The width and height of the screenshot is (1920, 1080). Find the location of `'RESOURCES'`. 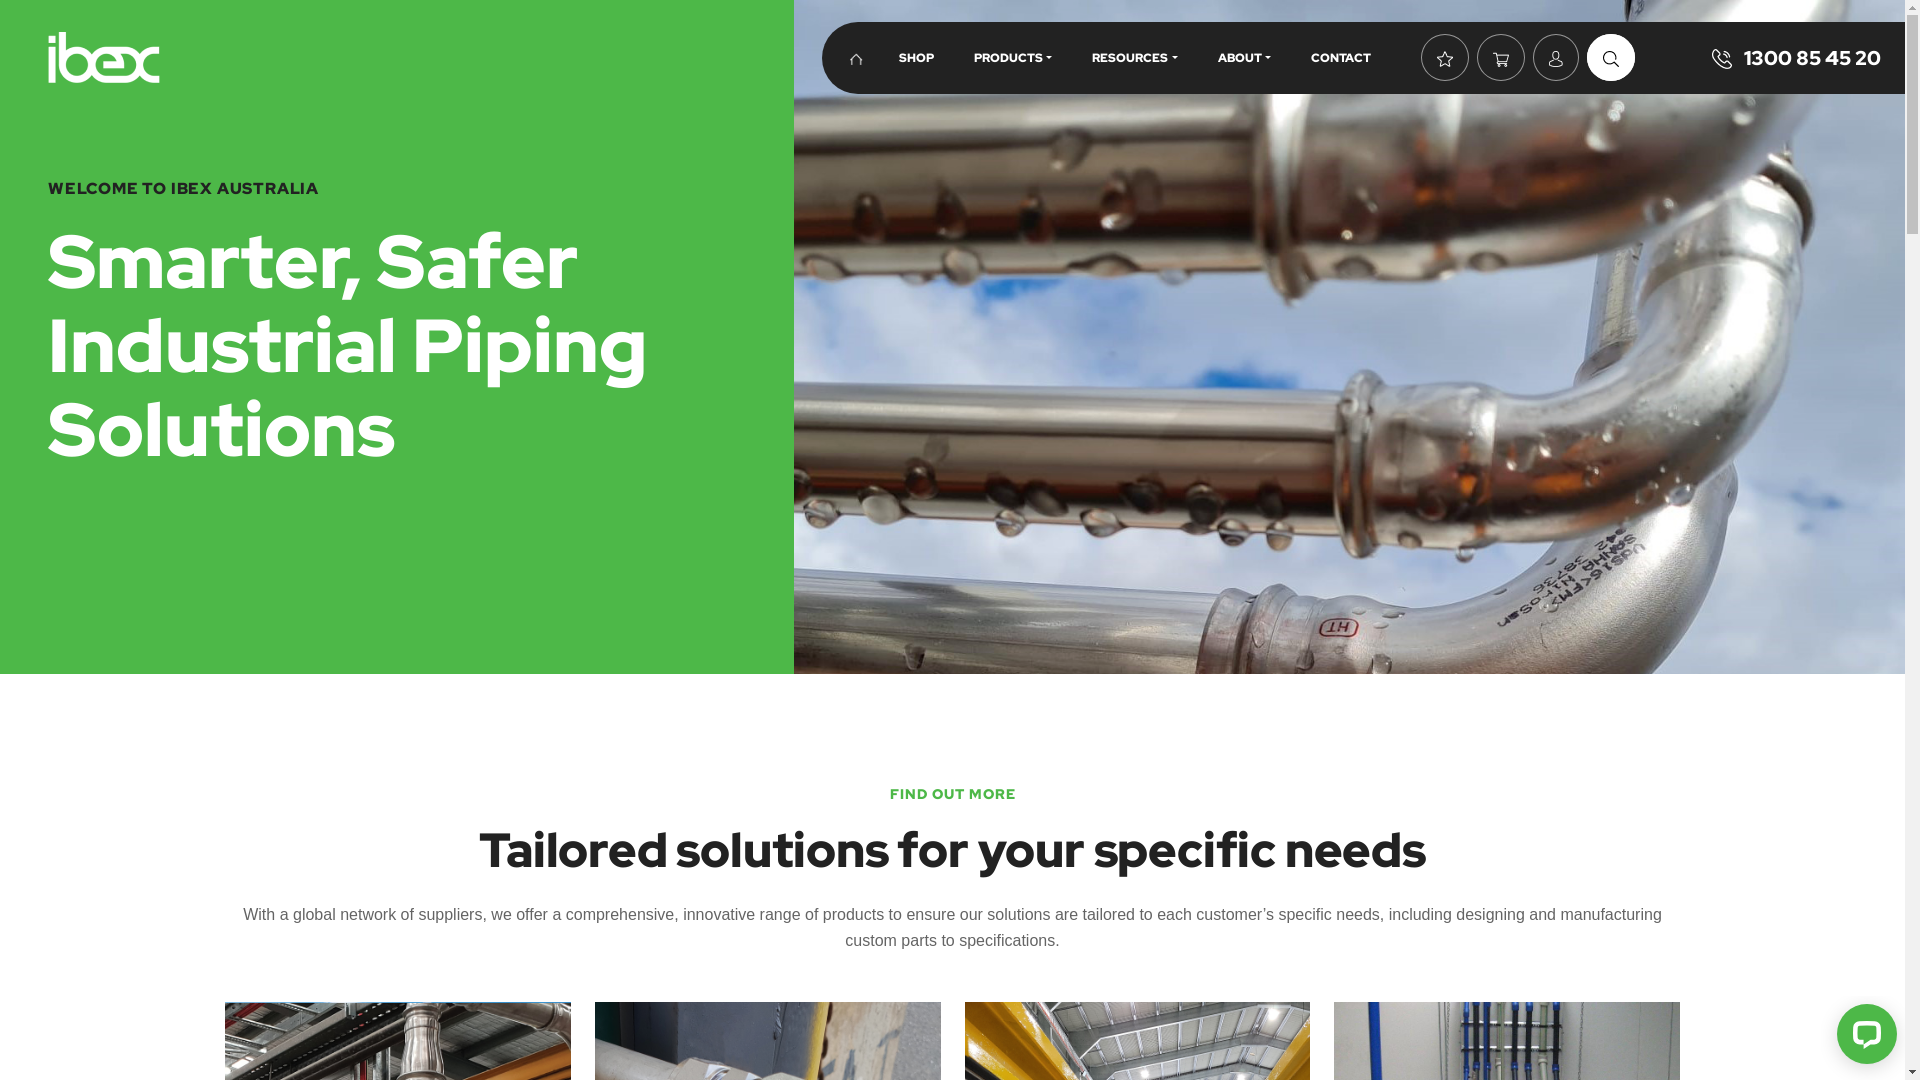

'RESOURCES' is located at coordinates (1134, 56).